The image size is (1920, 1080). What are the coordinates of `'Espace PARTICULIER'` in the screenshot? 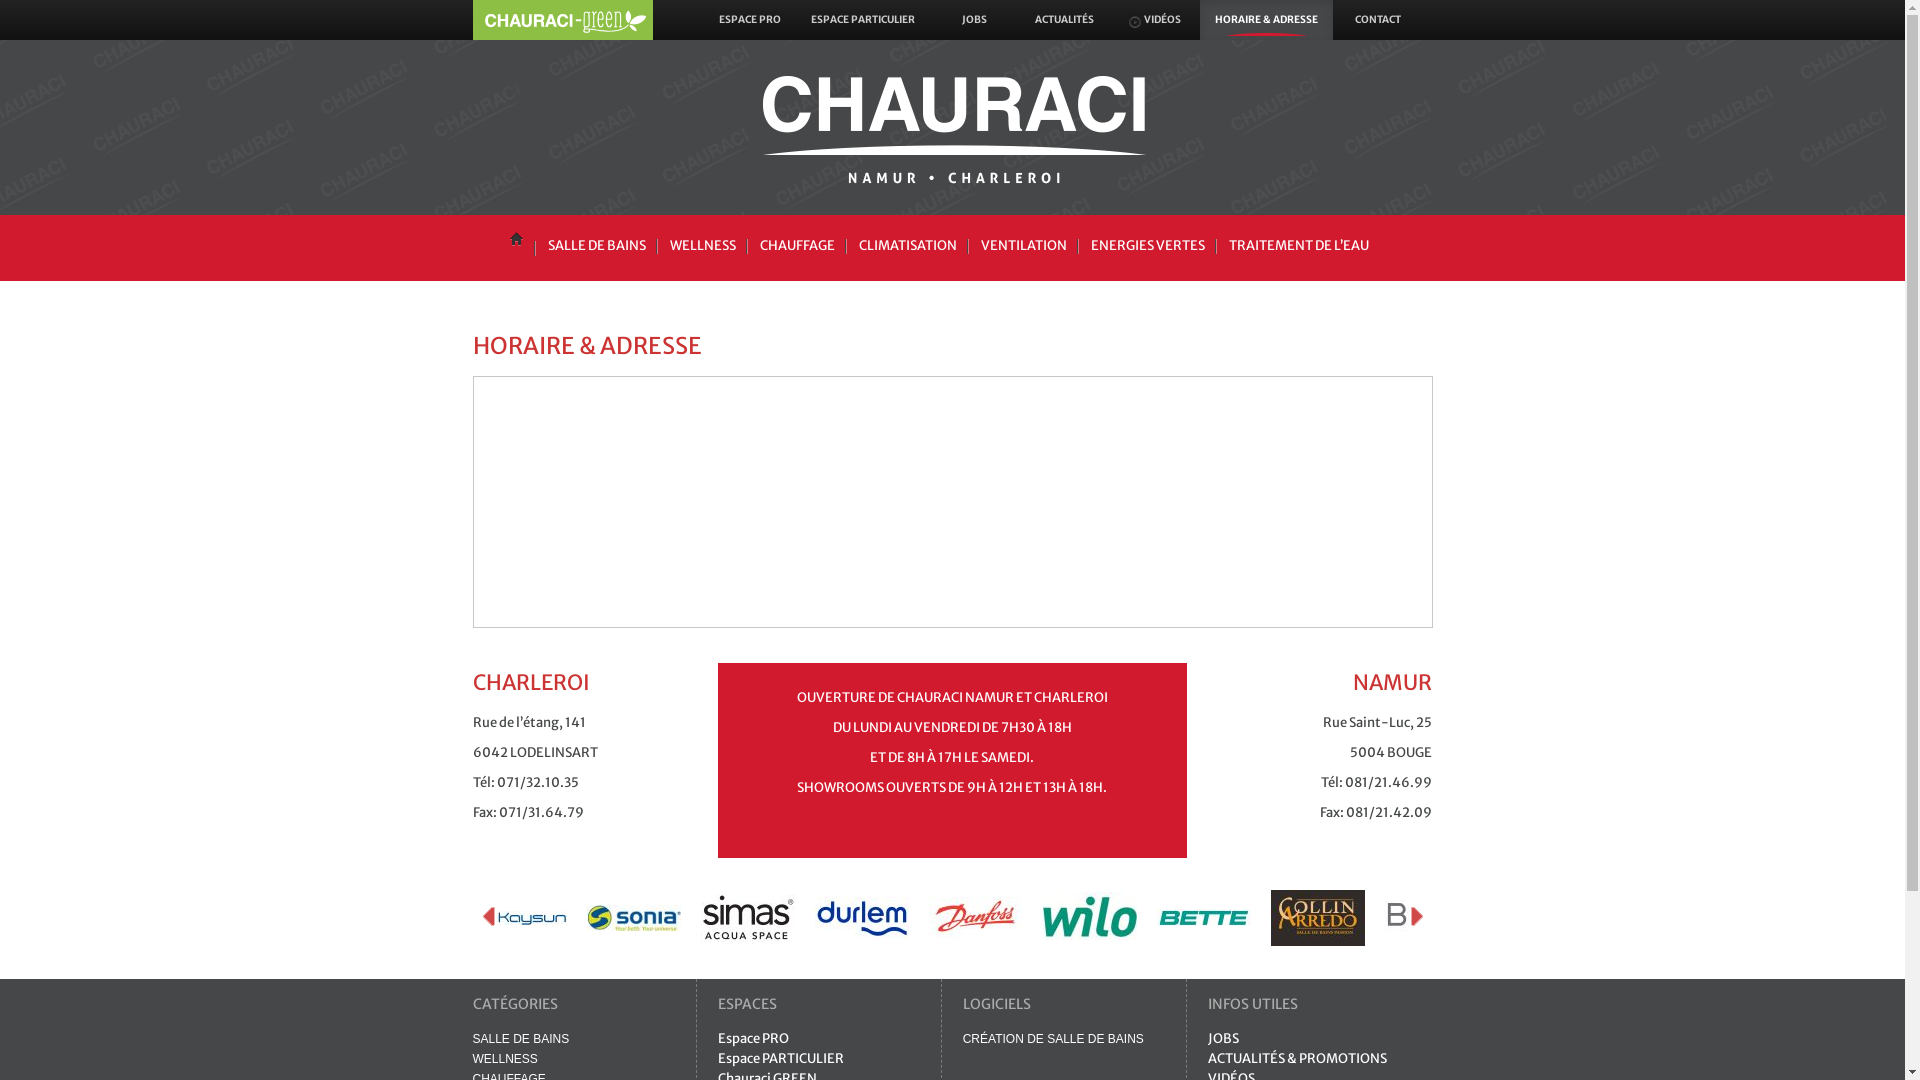 It's located at (780, 1057).